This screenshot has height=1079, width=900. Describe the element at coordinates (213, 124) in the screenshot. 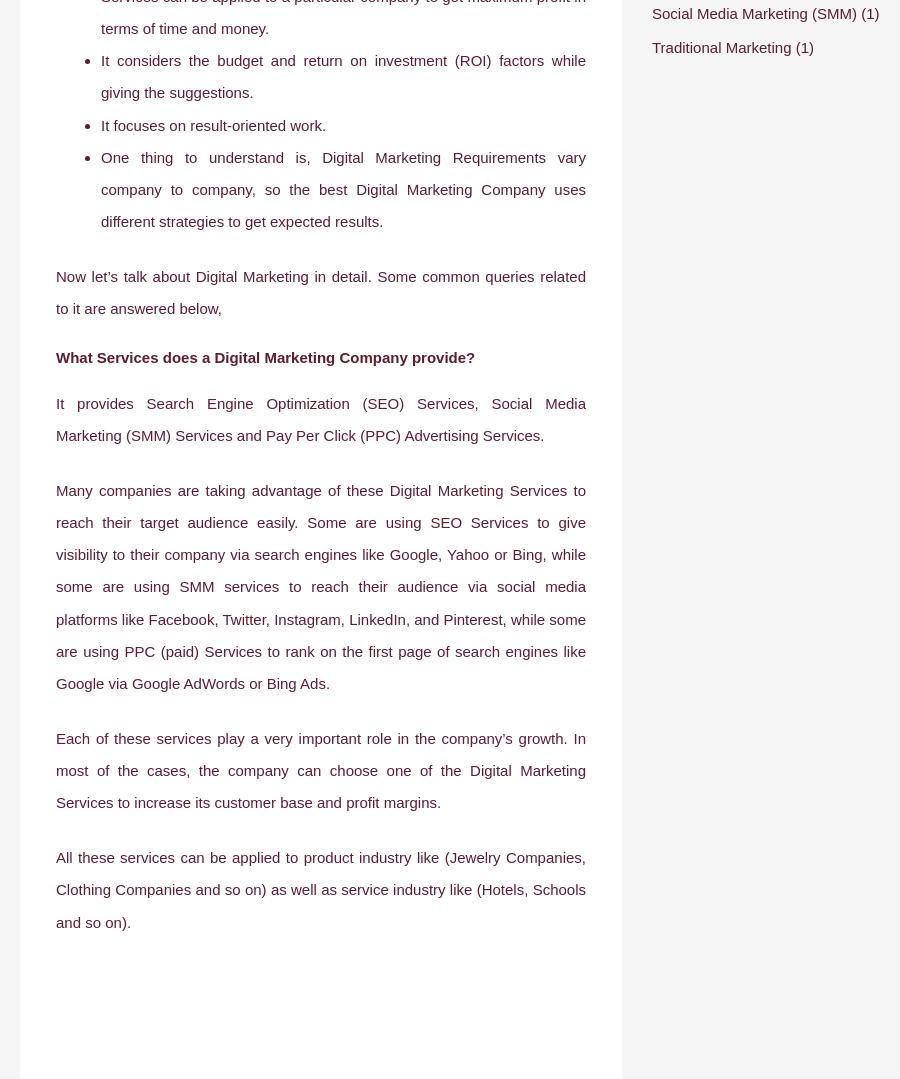

I see `'It focuses on result-oriented work.'` at that location.